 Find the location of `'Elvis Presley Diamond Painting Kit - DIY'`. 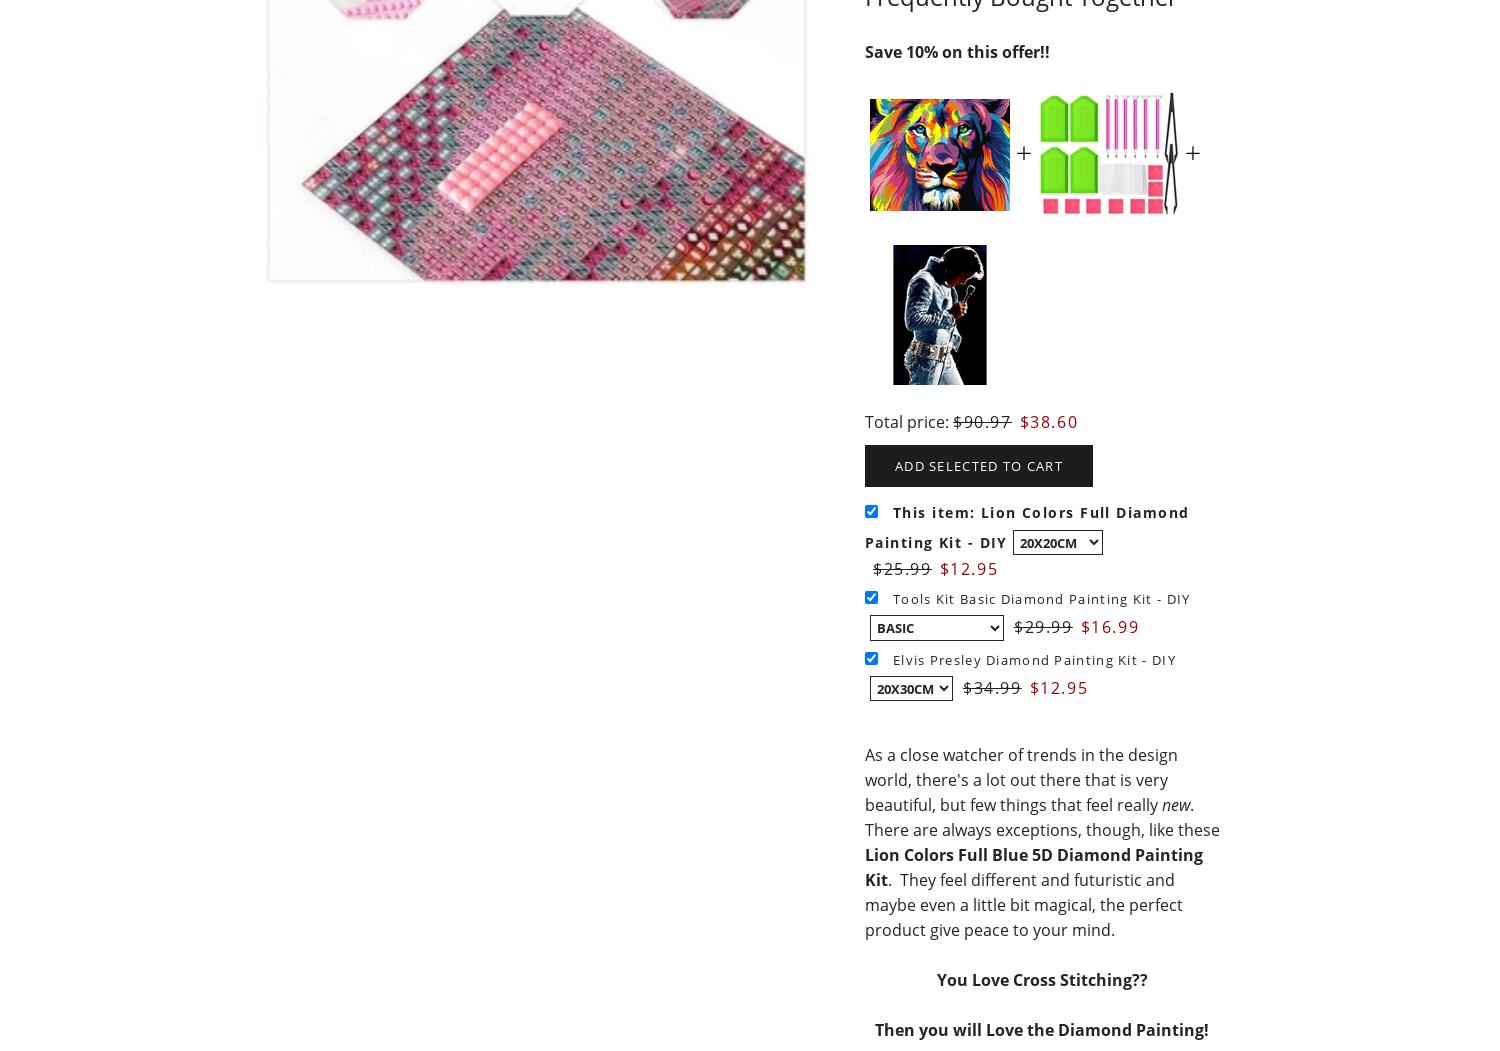

'Elvis Presley Diamond Painting Kit - DIY' is located at coordinates (1033, 658).